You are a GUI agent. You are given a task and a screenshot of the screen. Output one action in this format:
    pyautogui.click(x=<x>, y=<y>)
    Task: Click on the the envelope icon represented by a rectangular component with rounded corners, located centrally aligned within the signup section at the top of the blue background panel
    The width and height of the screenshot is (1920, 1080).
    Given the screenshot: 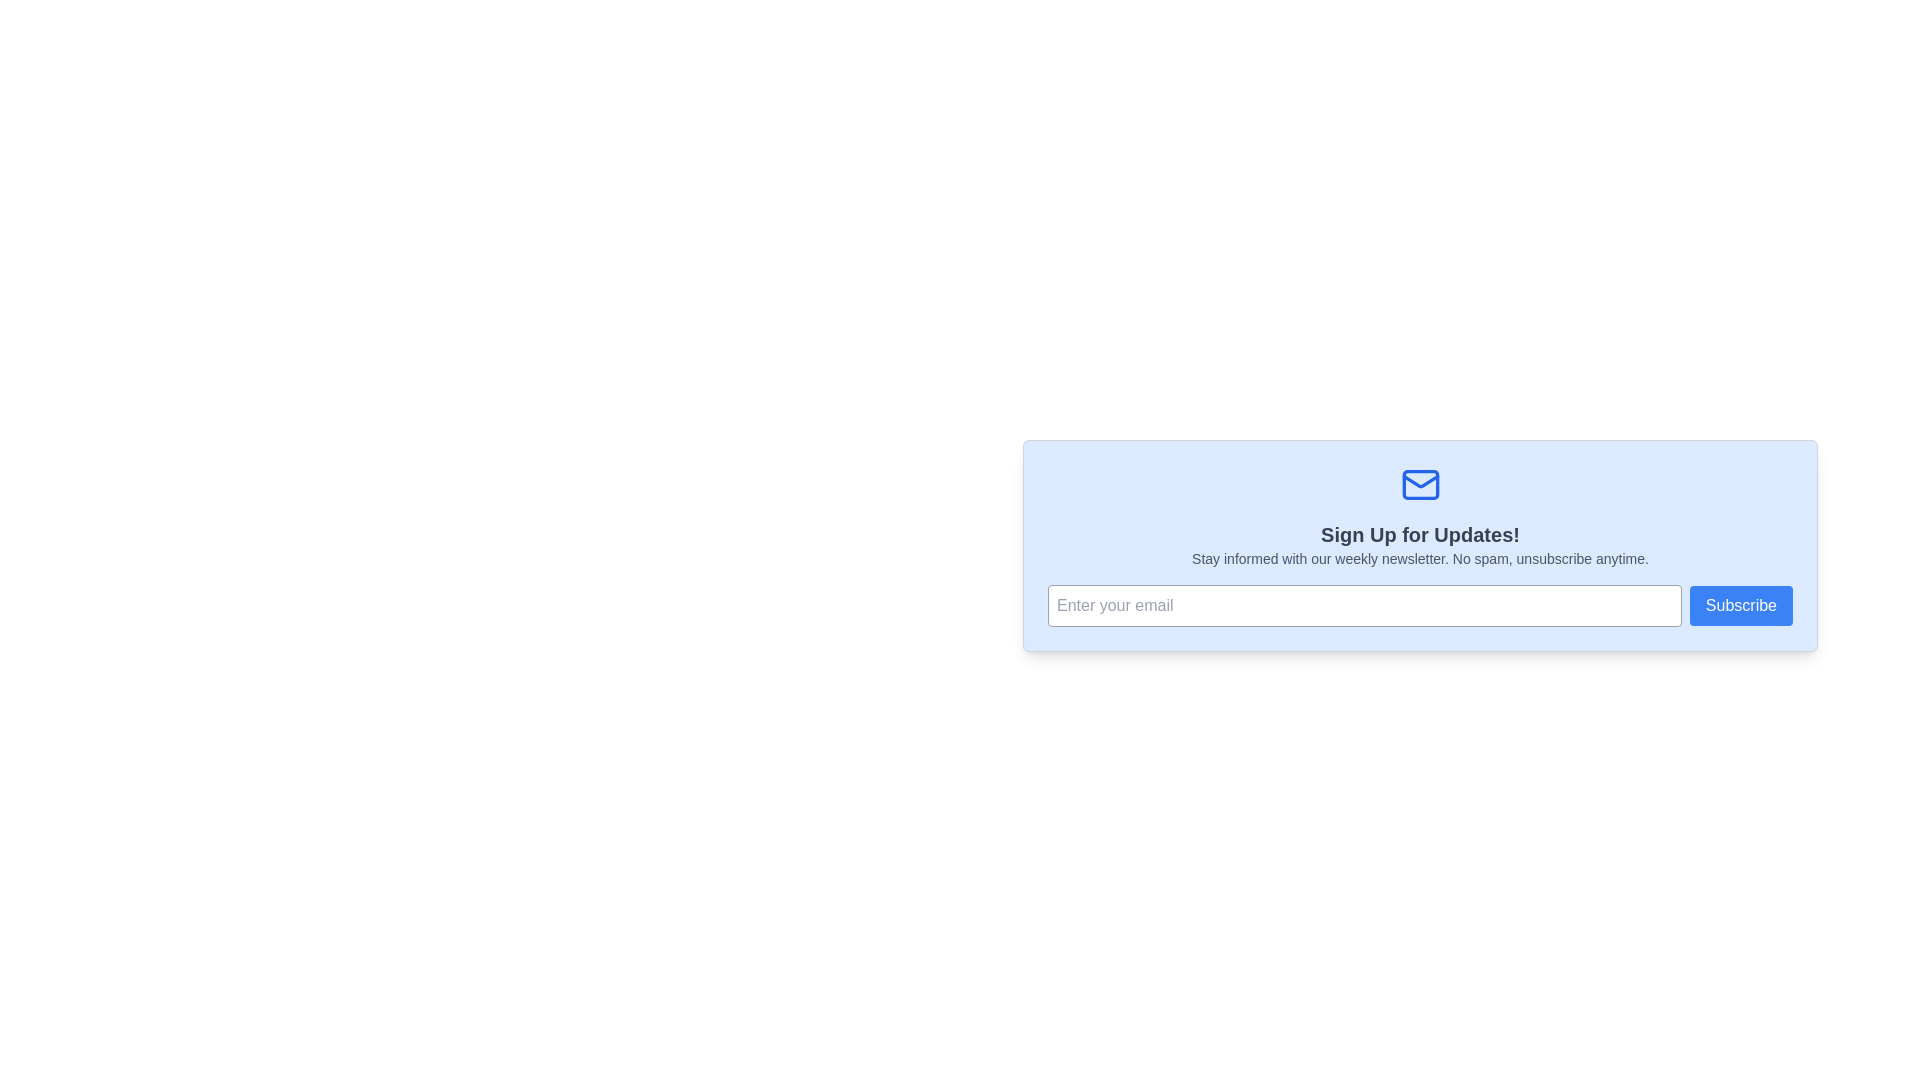 What is the action you would take?
    pyautogui.click(x=1419, y=485)
    